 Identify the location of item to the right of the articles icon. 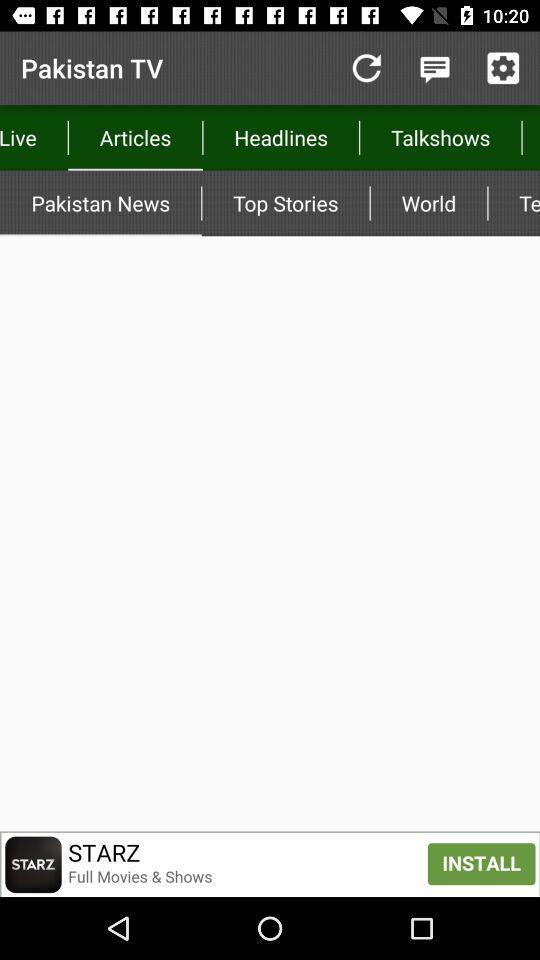
(365, 68).